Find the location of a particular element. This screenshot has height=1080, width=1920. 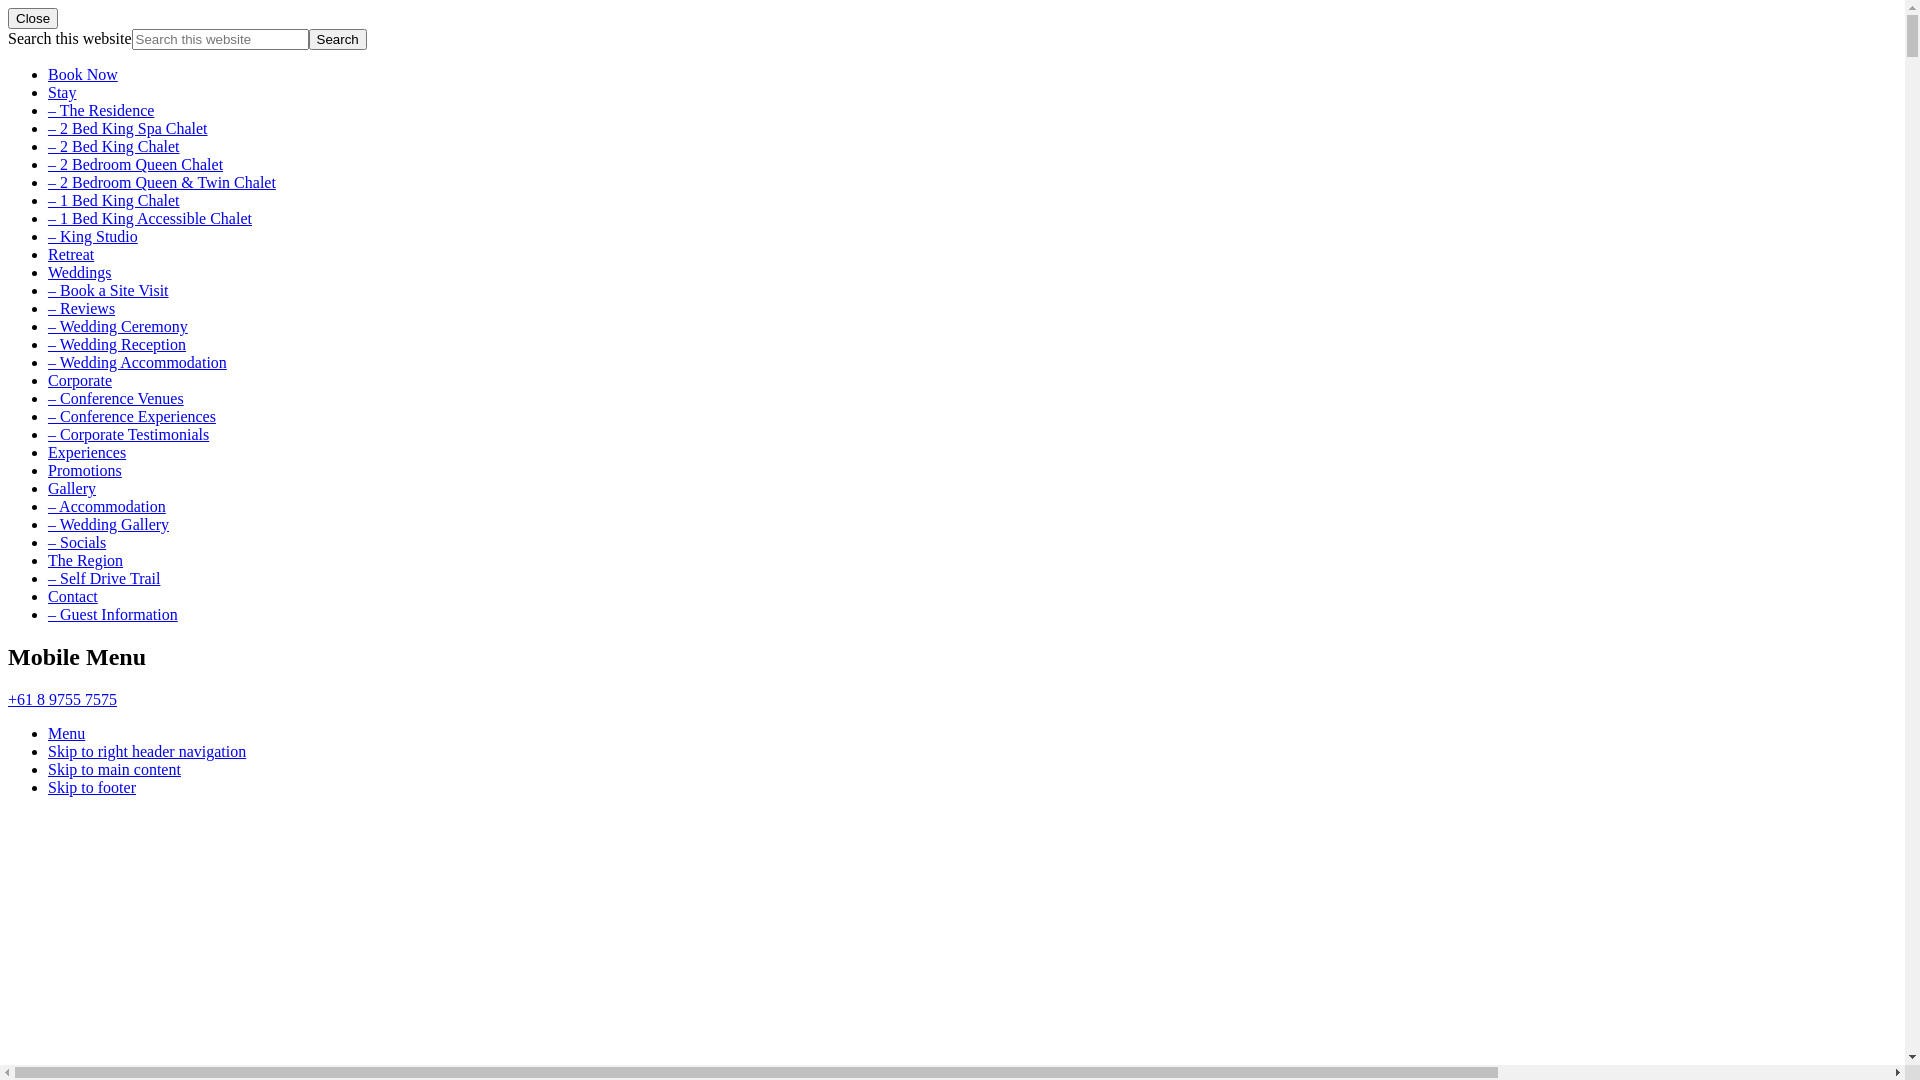

'Retreat' is located at coordinates (71, 253).